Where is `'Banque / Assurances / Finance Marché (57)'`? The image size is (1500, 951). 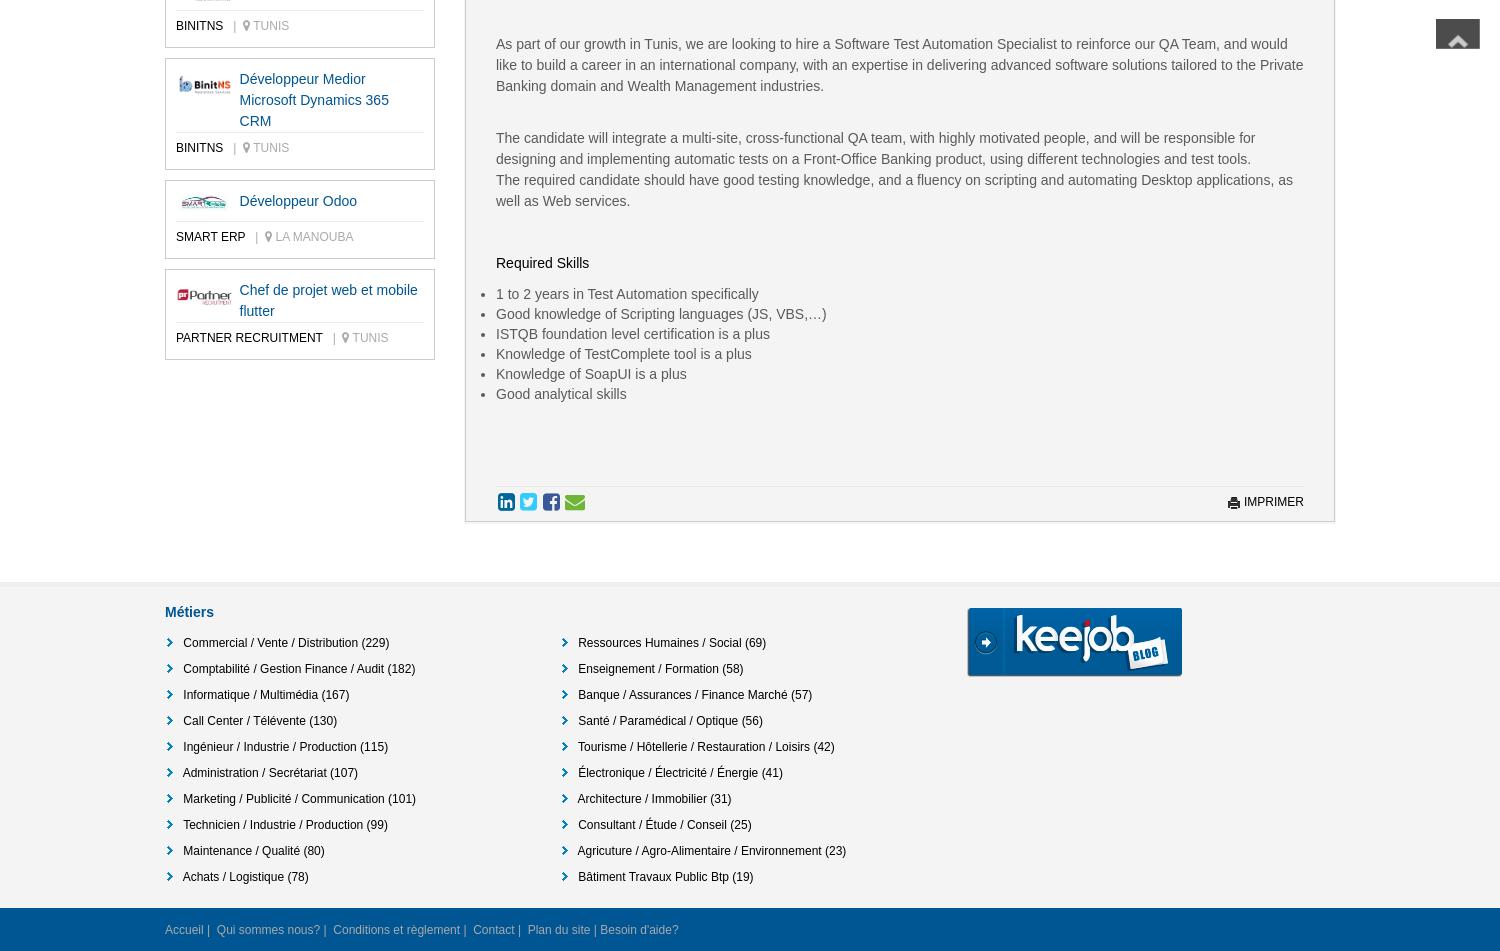 'Banque / Assurances / Finance Marché (57)' is located at coordinates (693, 693).